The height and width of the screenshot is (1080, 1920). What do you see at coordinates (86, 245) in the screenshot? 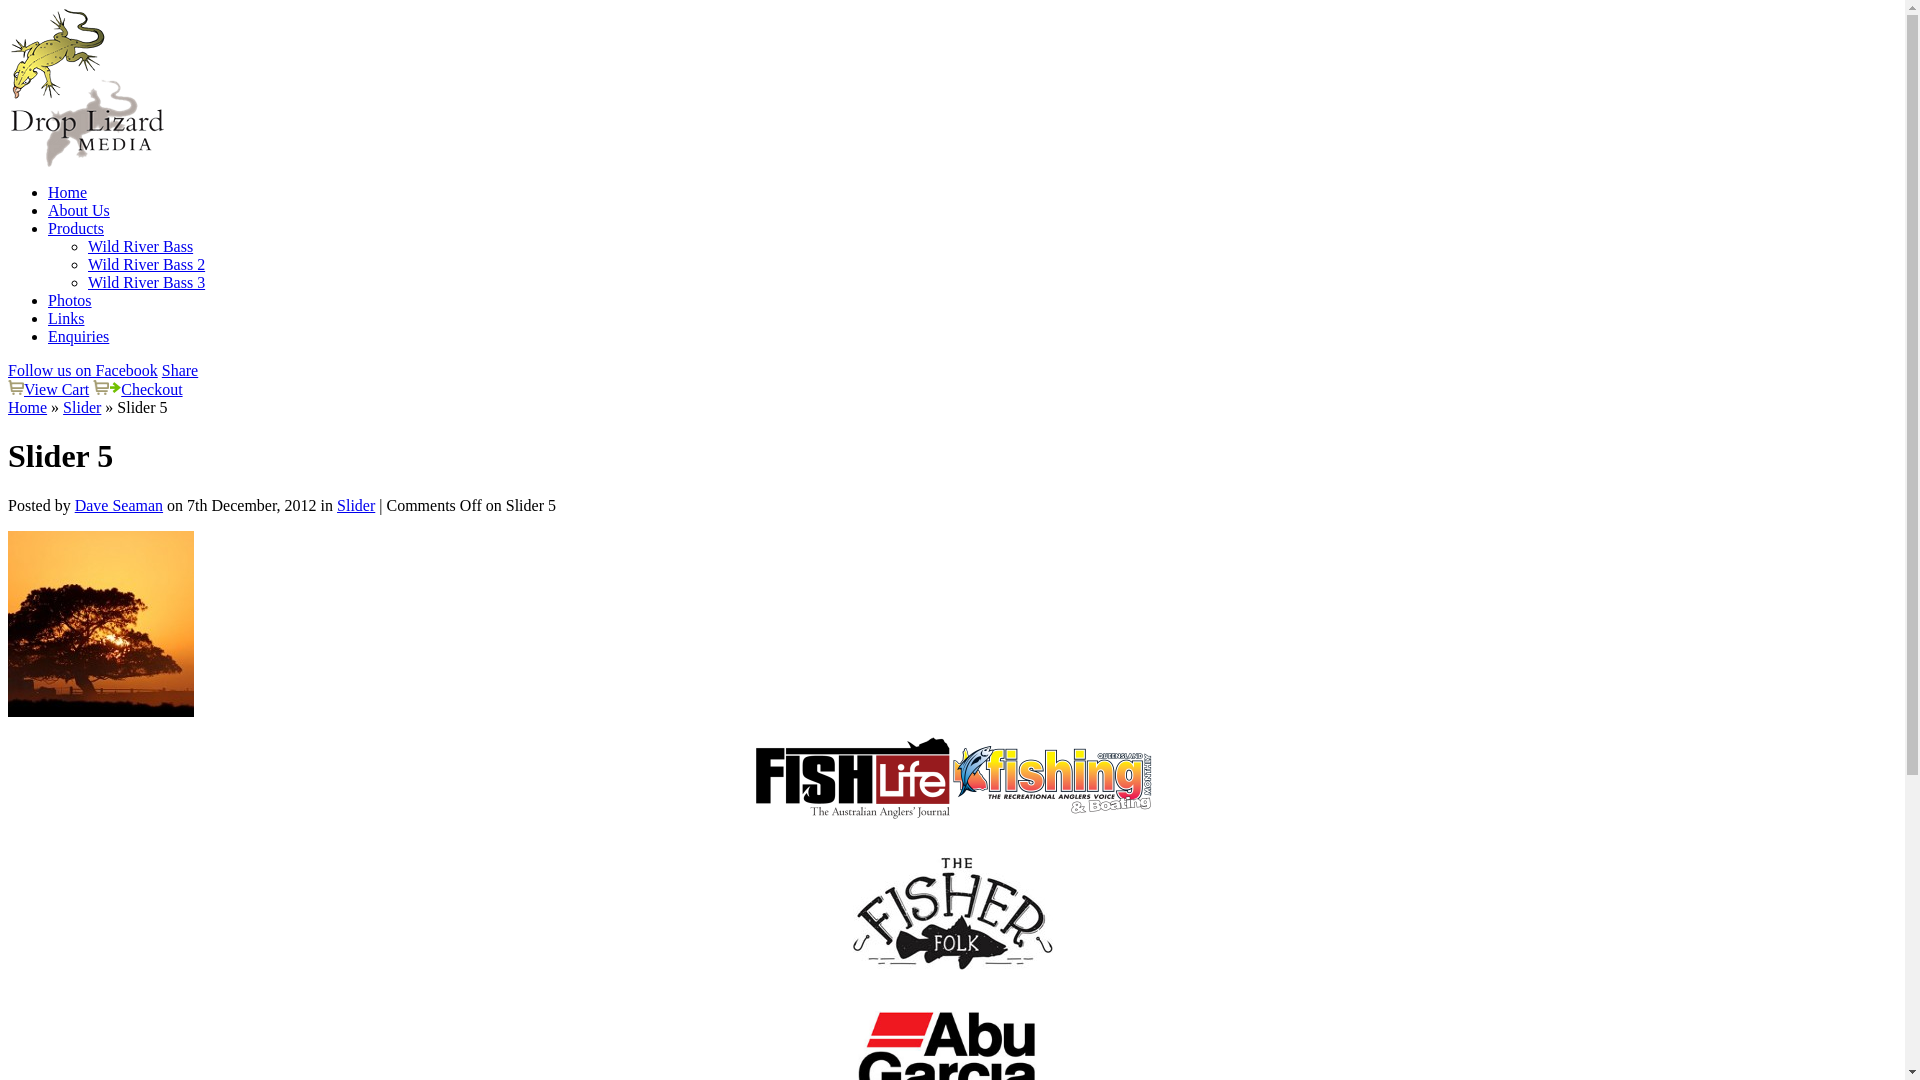
I see `'Wild River Bass'` at bounding box center [86, 245].